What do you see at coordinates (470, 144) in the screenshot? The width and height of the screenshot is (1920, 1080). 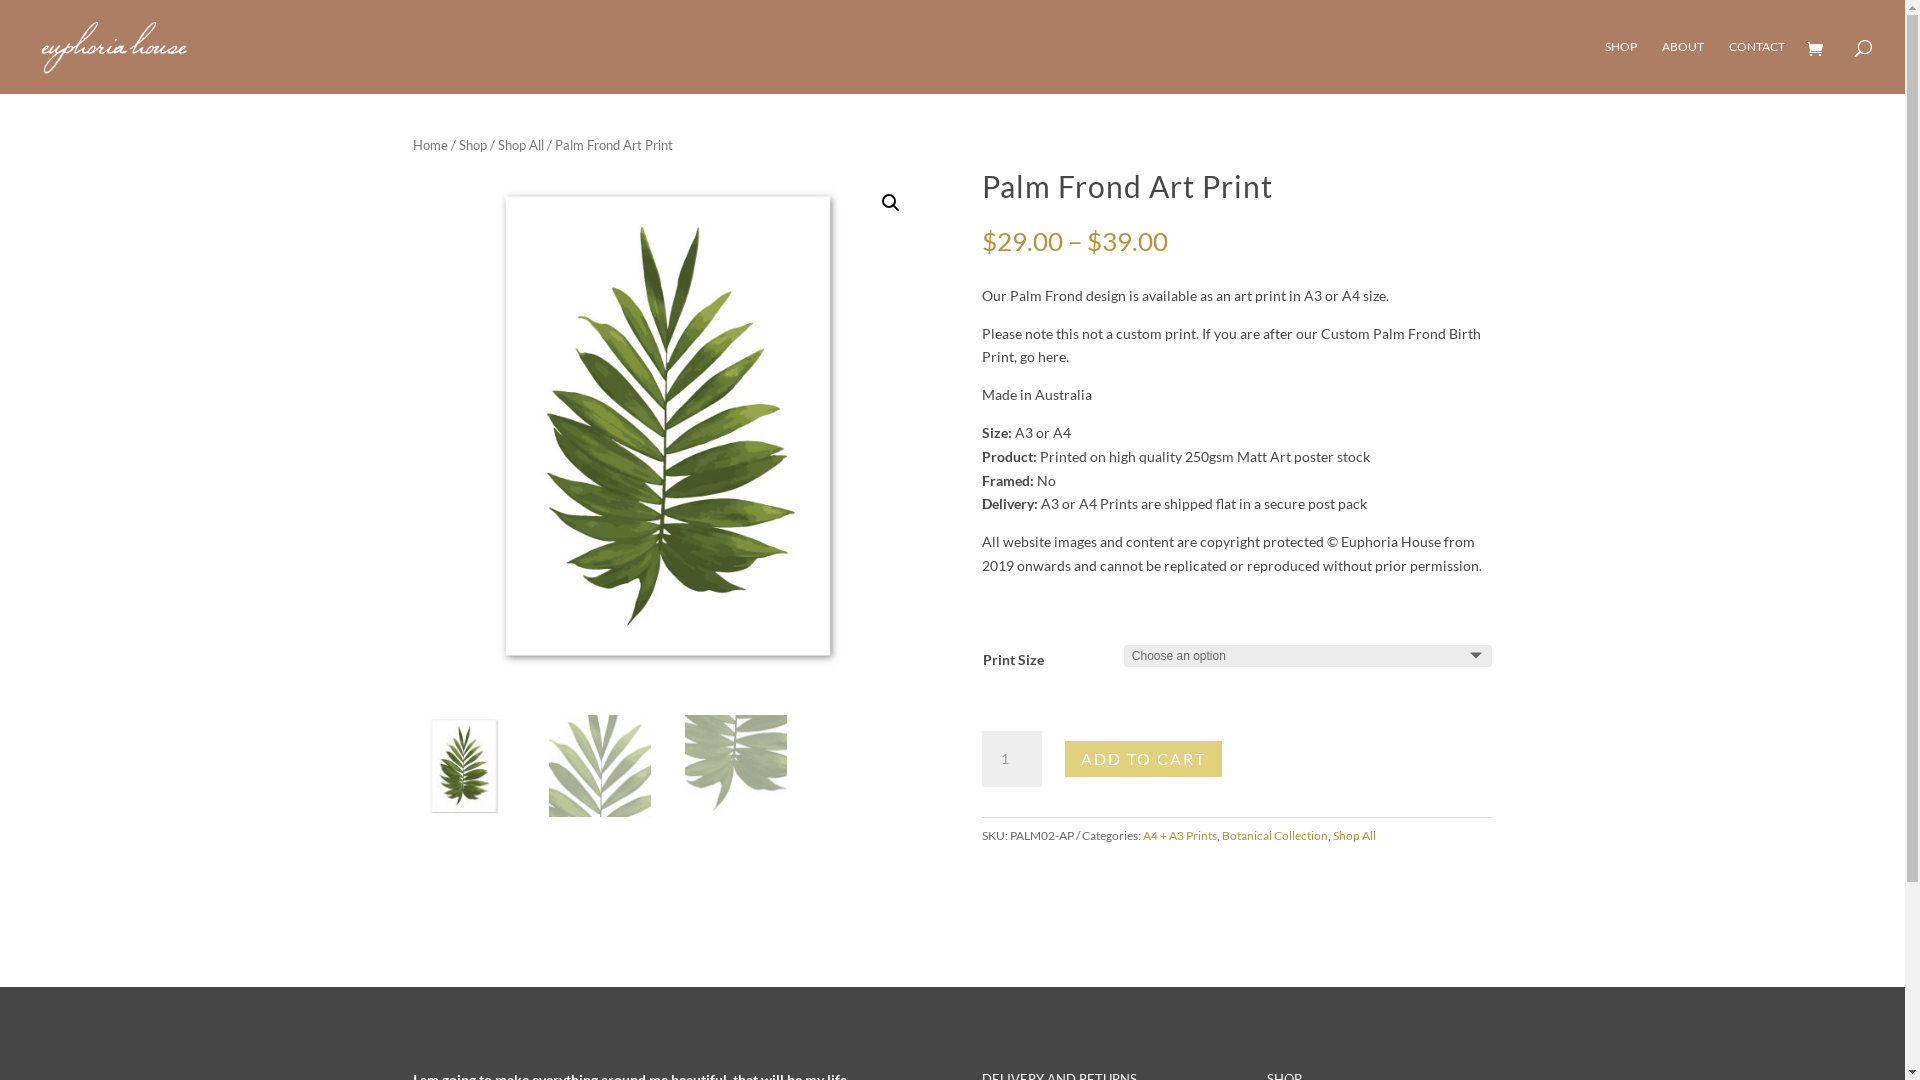 I see `'Shop'` at bounding box center [470, 144].